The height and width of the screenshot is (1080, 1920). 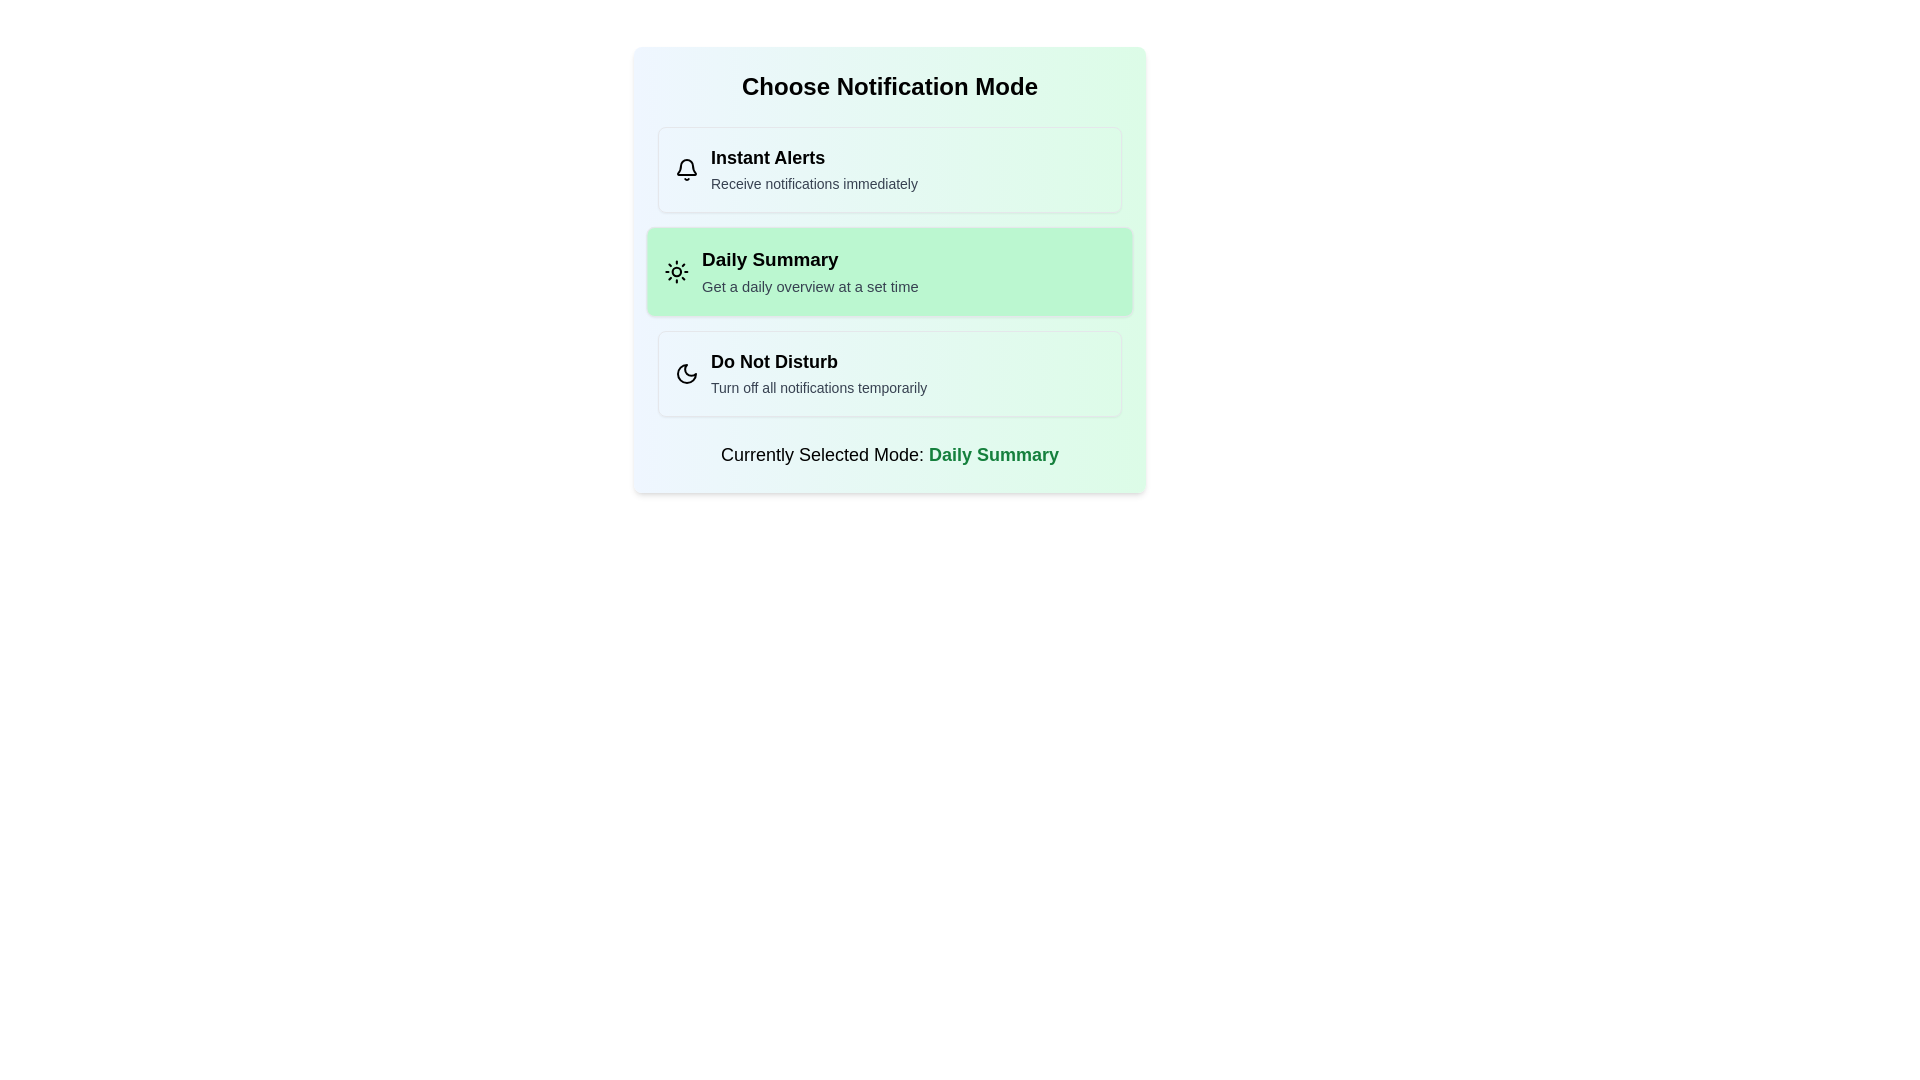 I want to click on the crescent moon icon representing the 'Do Not Disturb' option in the 'Choose Notification Mode' interface, so click(x=686, y=374).